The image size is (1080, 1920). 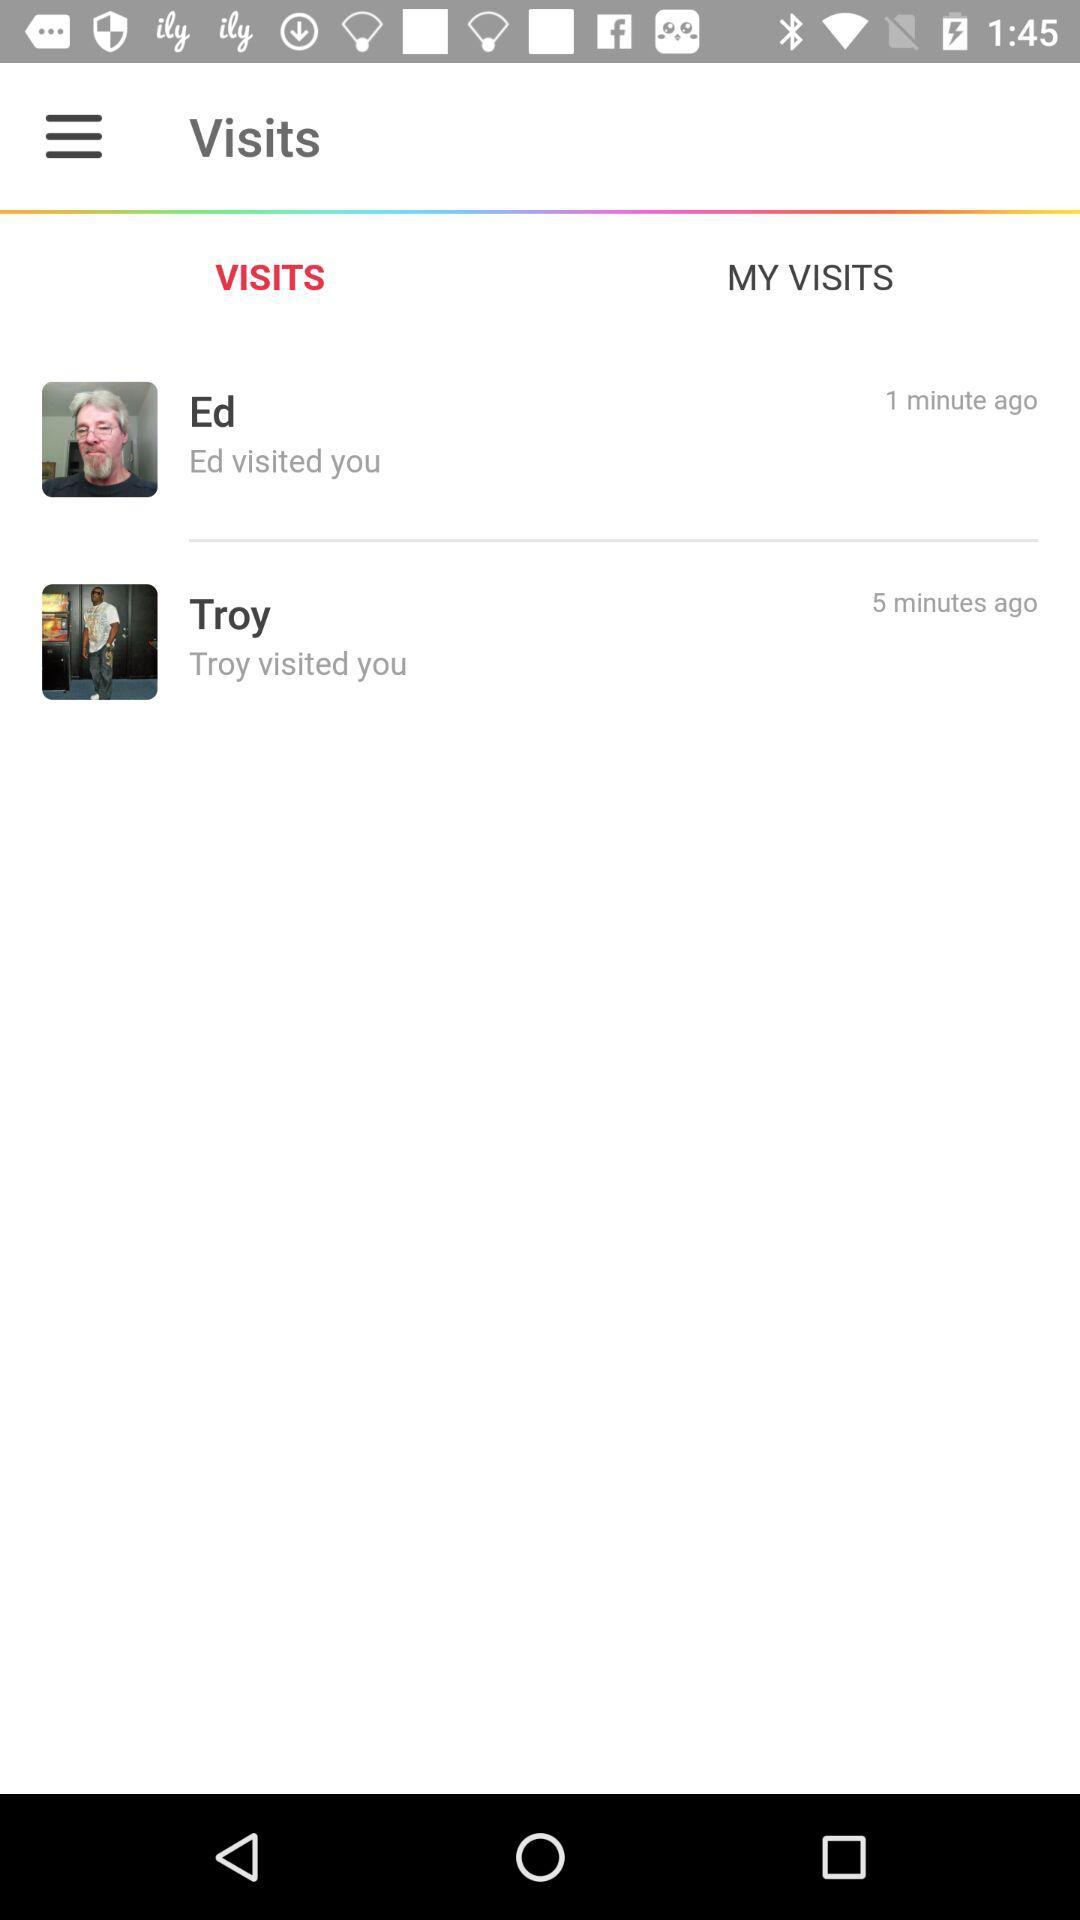 What do you see at coordinates (810, 275) in the screenshot?
I see `the my visits item` at bounding box center [810, 275].